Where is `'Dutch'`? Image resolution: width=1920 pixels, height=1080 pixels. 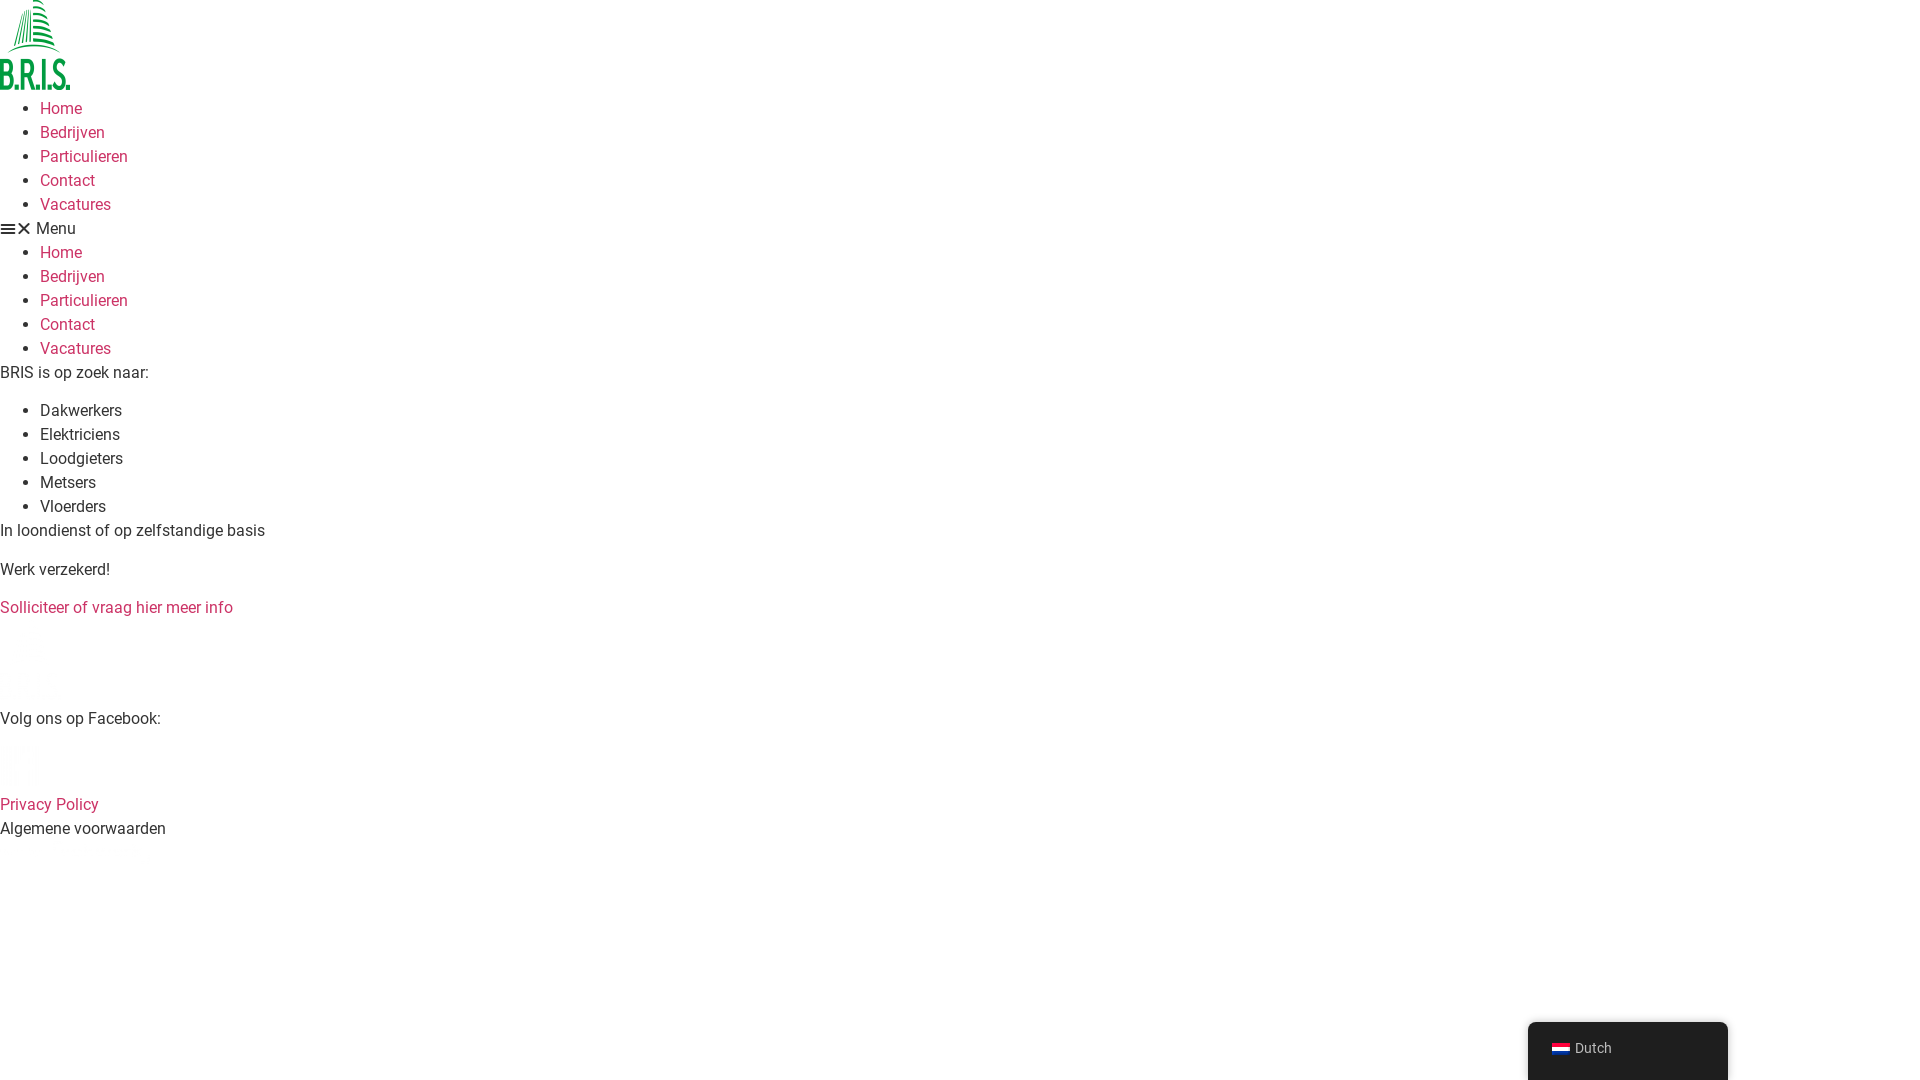
'Dutch' is located at coordinates (1559, 1048).